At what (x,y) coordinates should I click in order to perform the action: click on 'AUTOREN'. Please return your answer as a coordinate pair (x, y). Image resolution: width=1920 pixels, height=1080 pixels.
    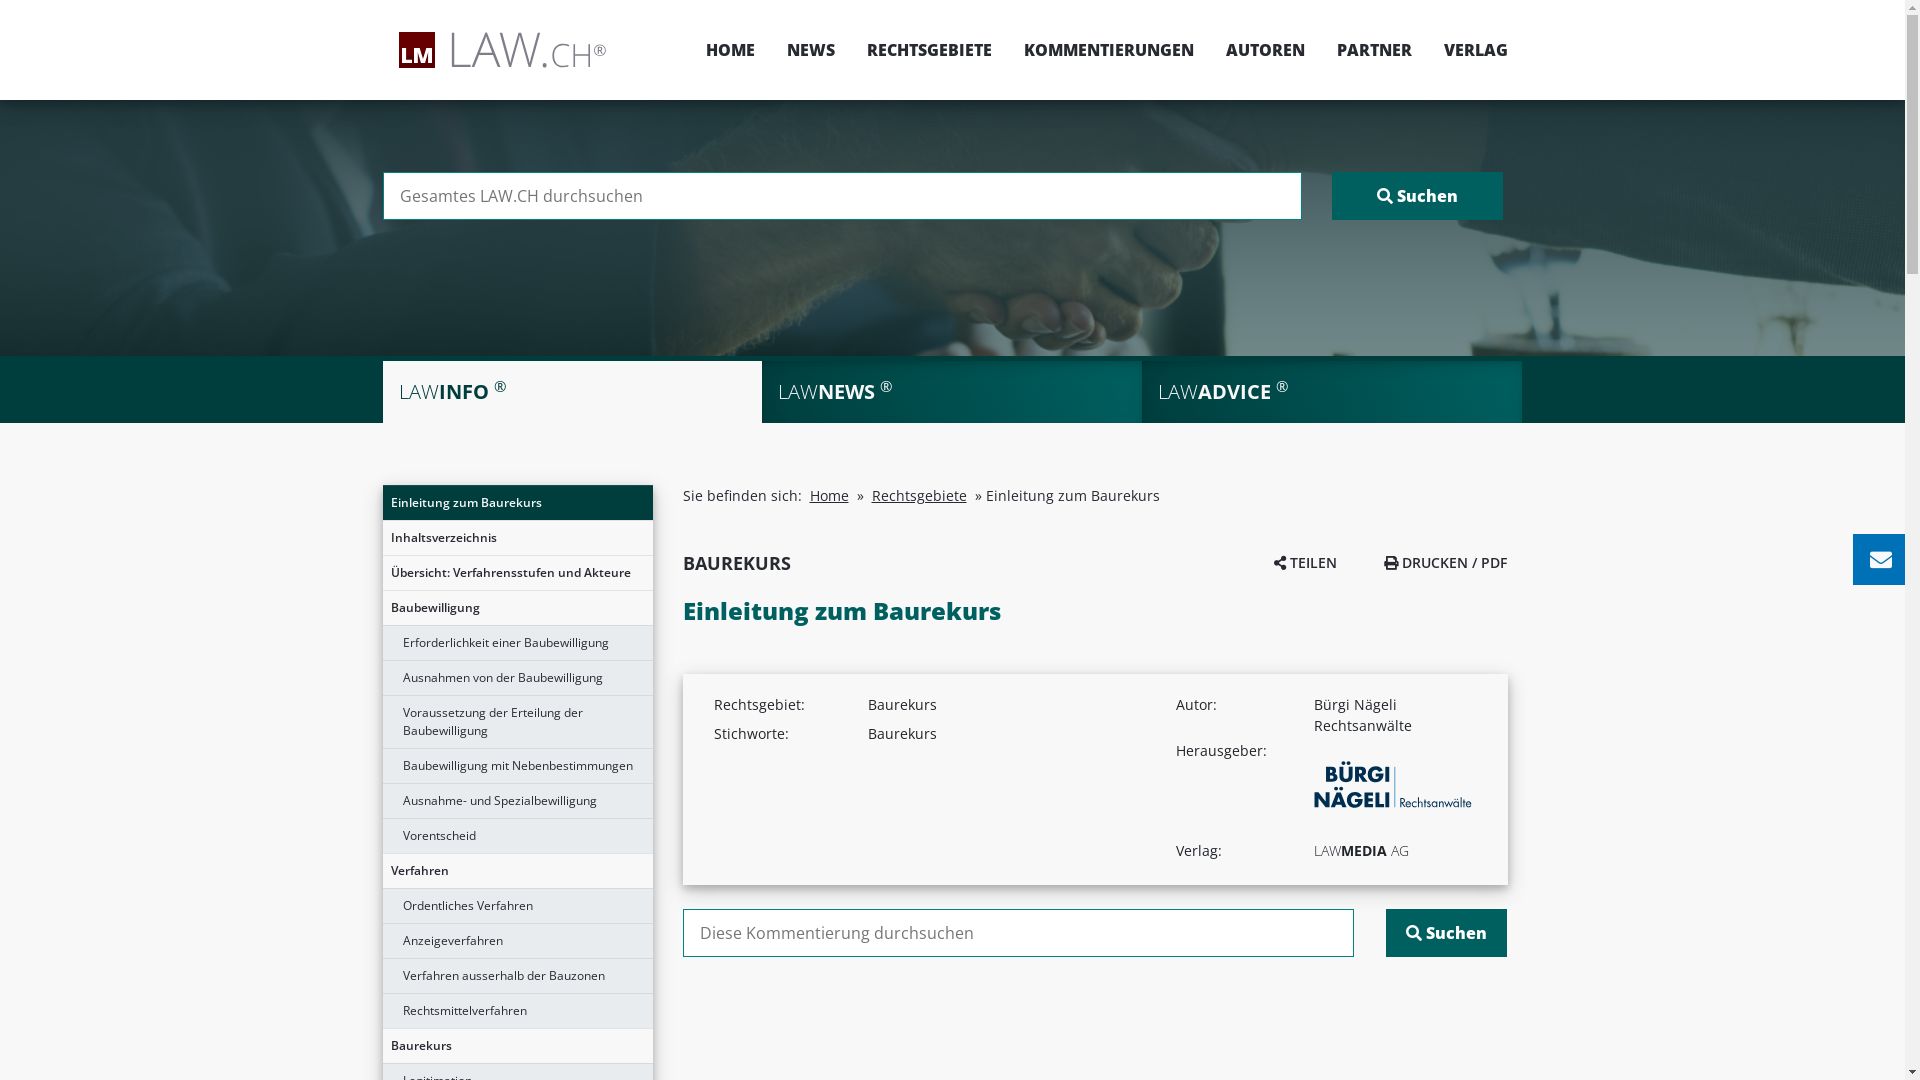
    Looking at the image, I should click on (1264, 49).